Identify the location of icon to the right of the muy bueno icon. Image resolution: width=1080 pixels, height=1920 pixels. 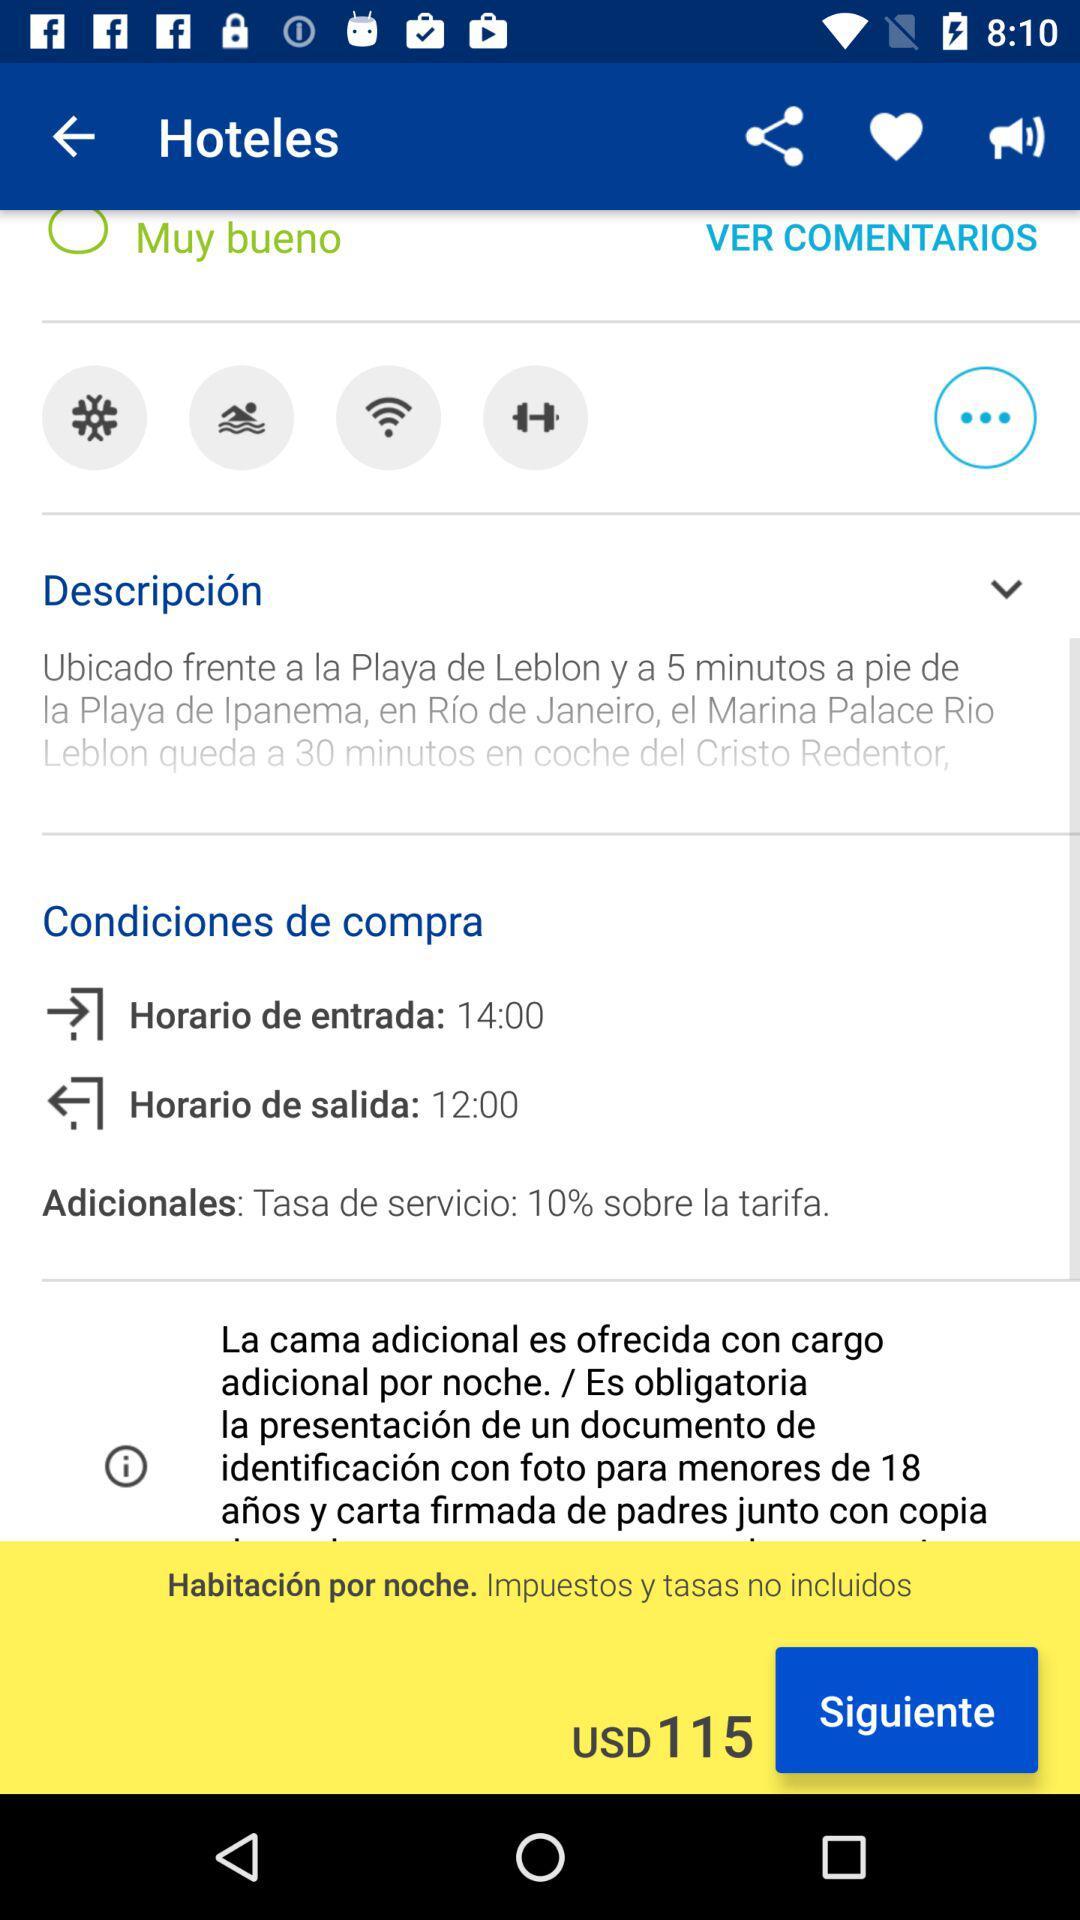
(870, 253).